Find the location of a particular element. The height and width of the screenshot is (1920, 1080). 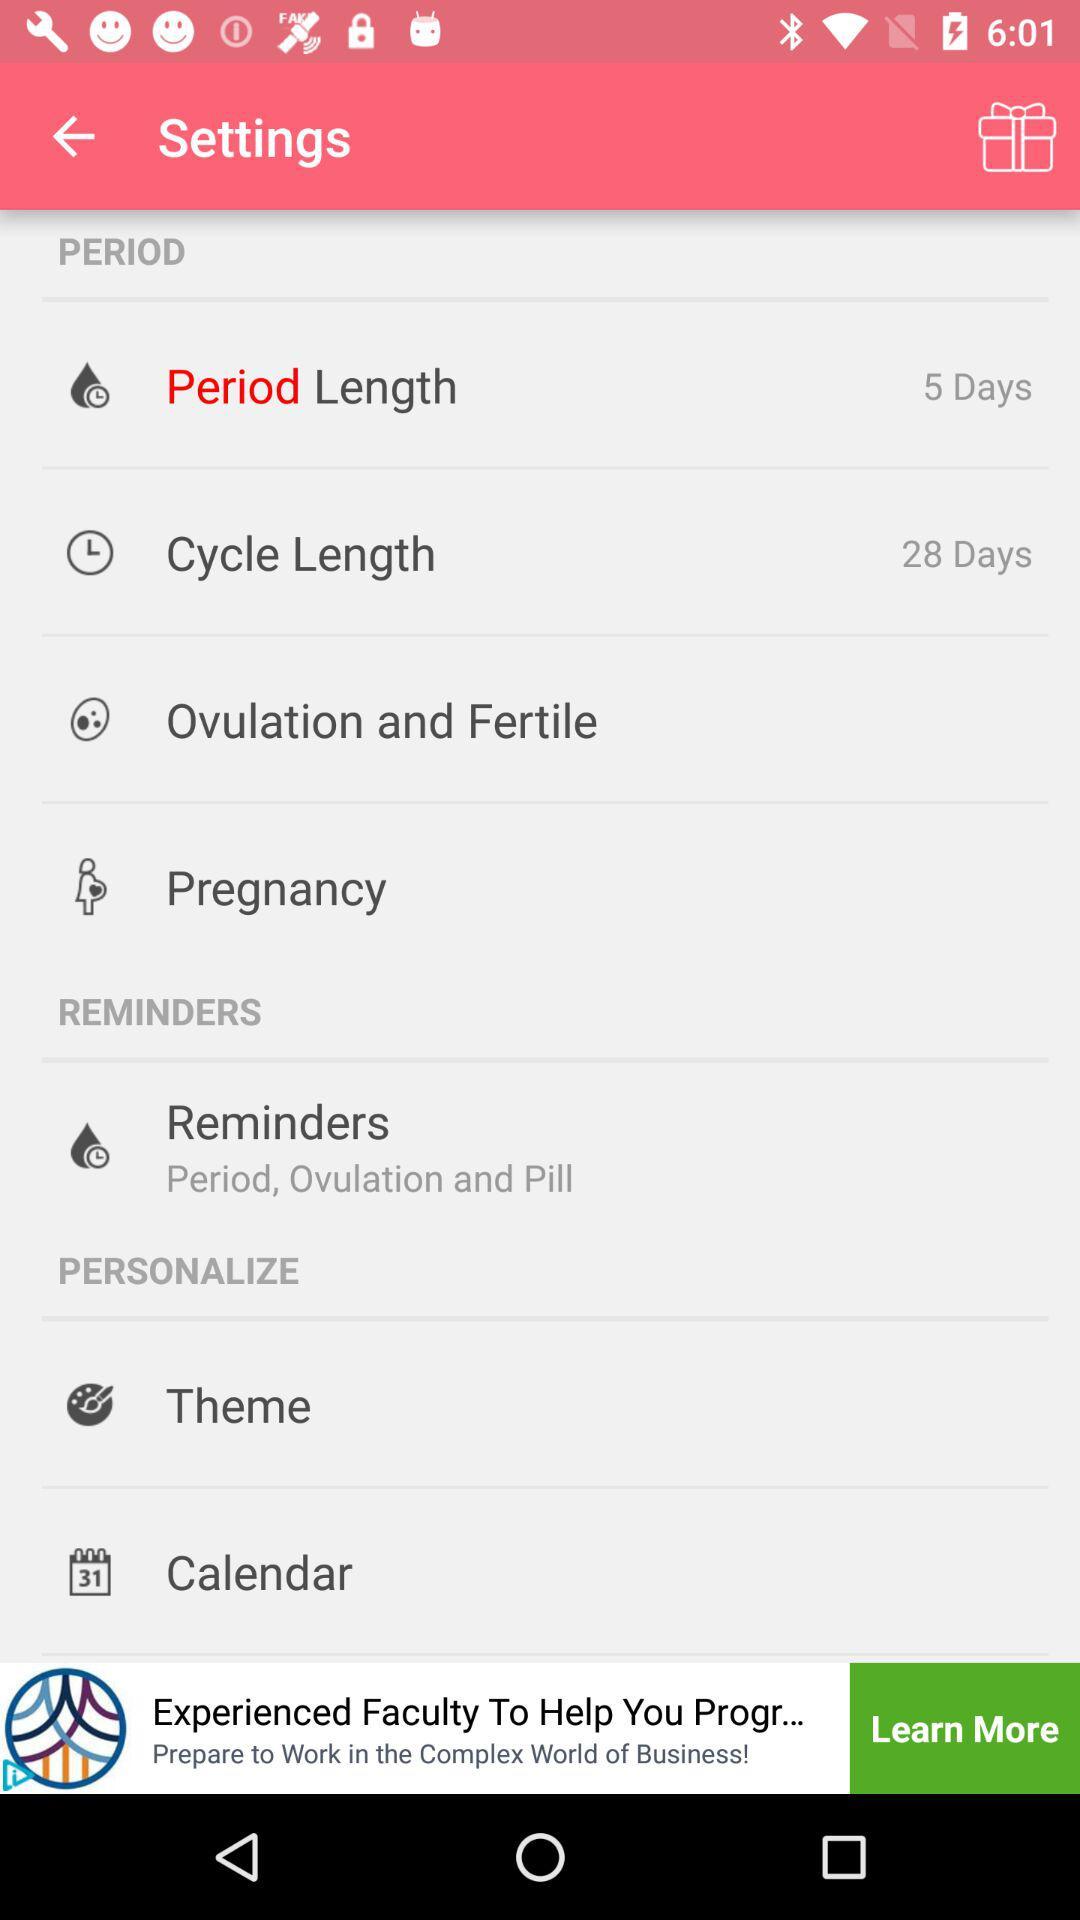

the flight icon is located at coordinates (64, 1727).